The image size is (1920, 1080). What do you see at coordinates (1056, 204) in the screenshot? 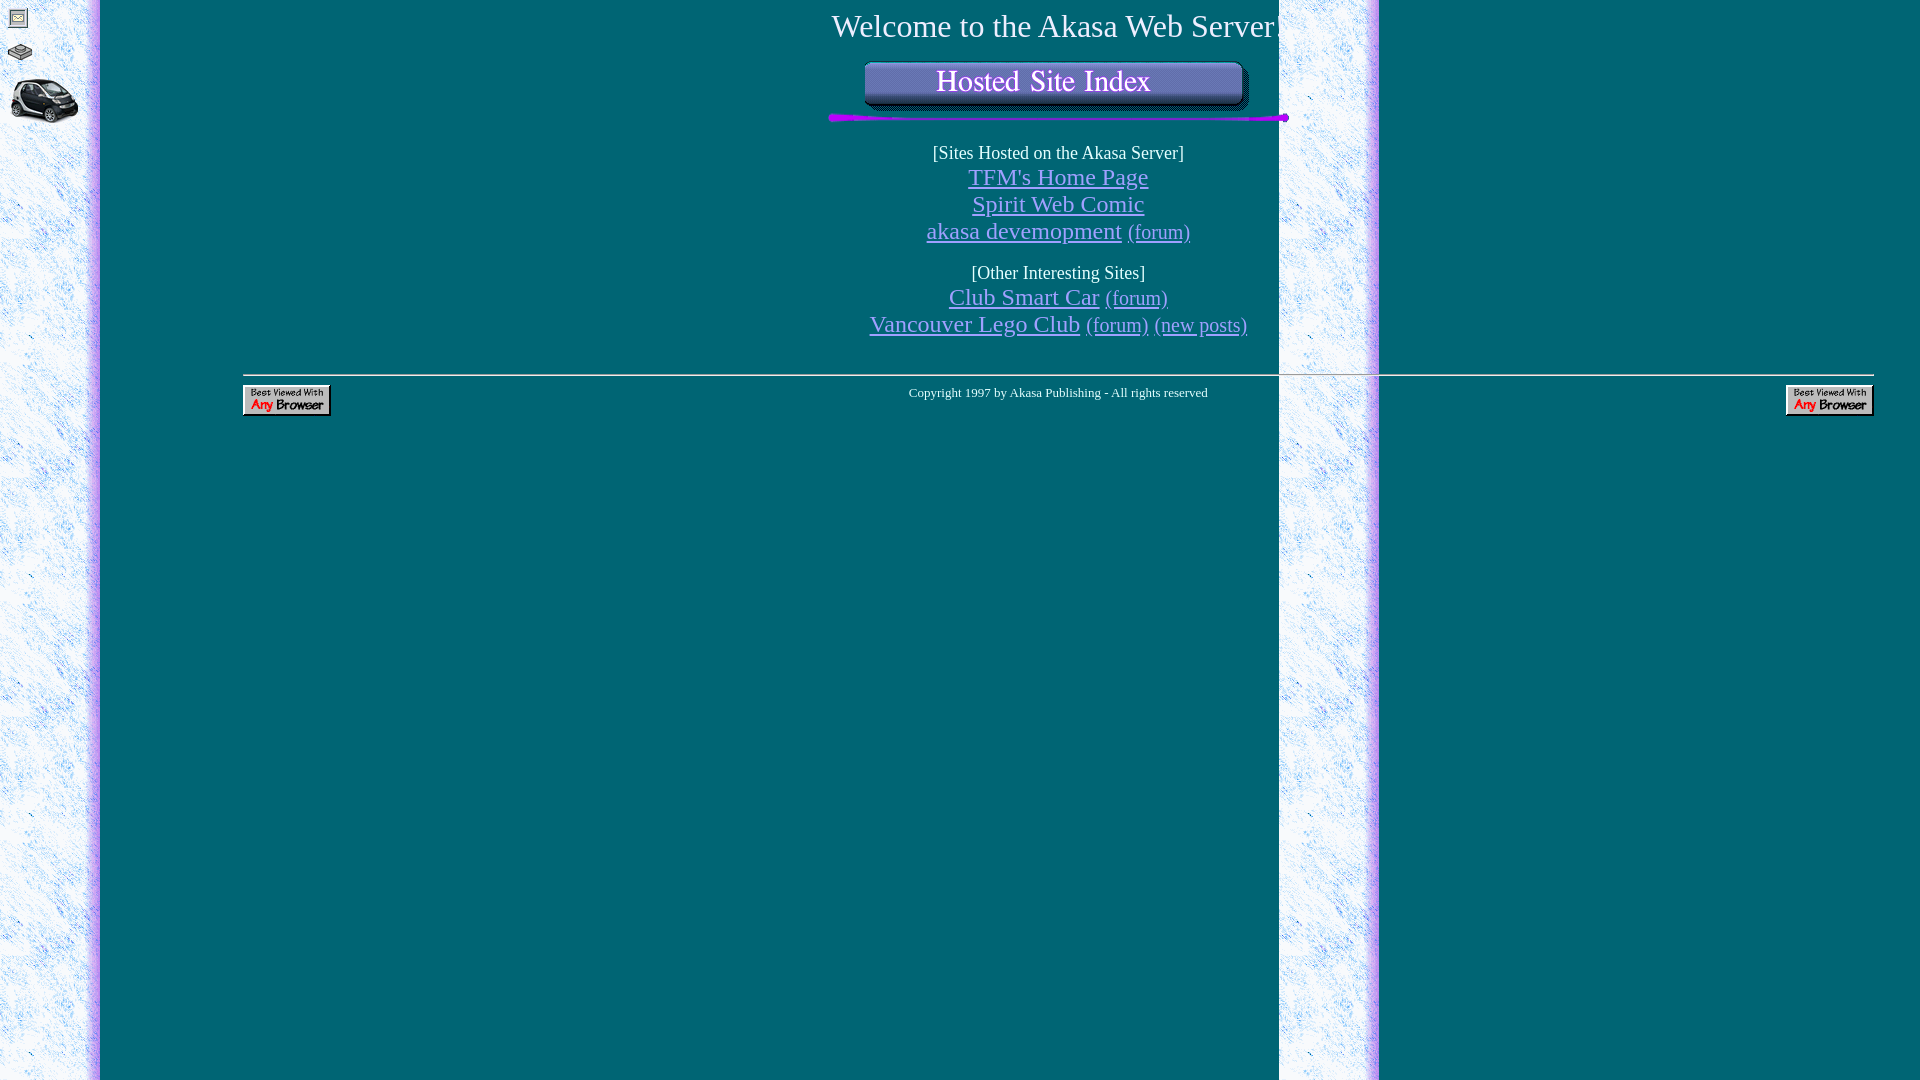
I see `'Spirit Web Comic'` at bounding box center [1056, 204].